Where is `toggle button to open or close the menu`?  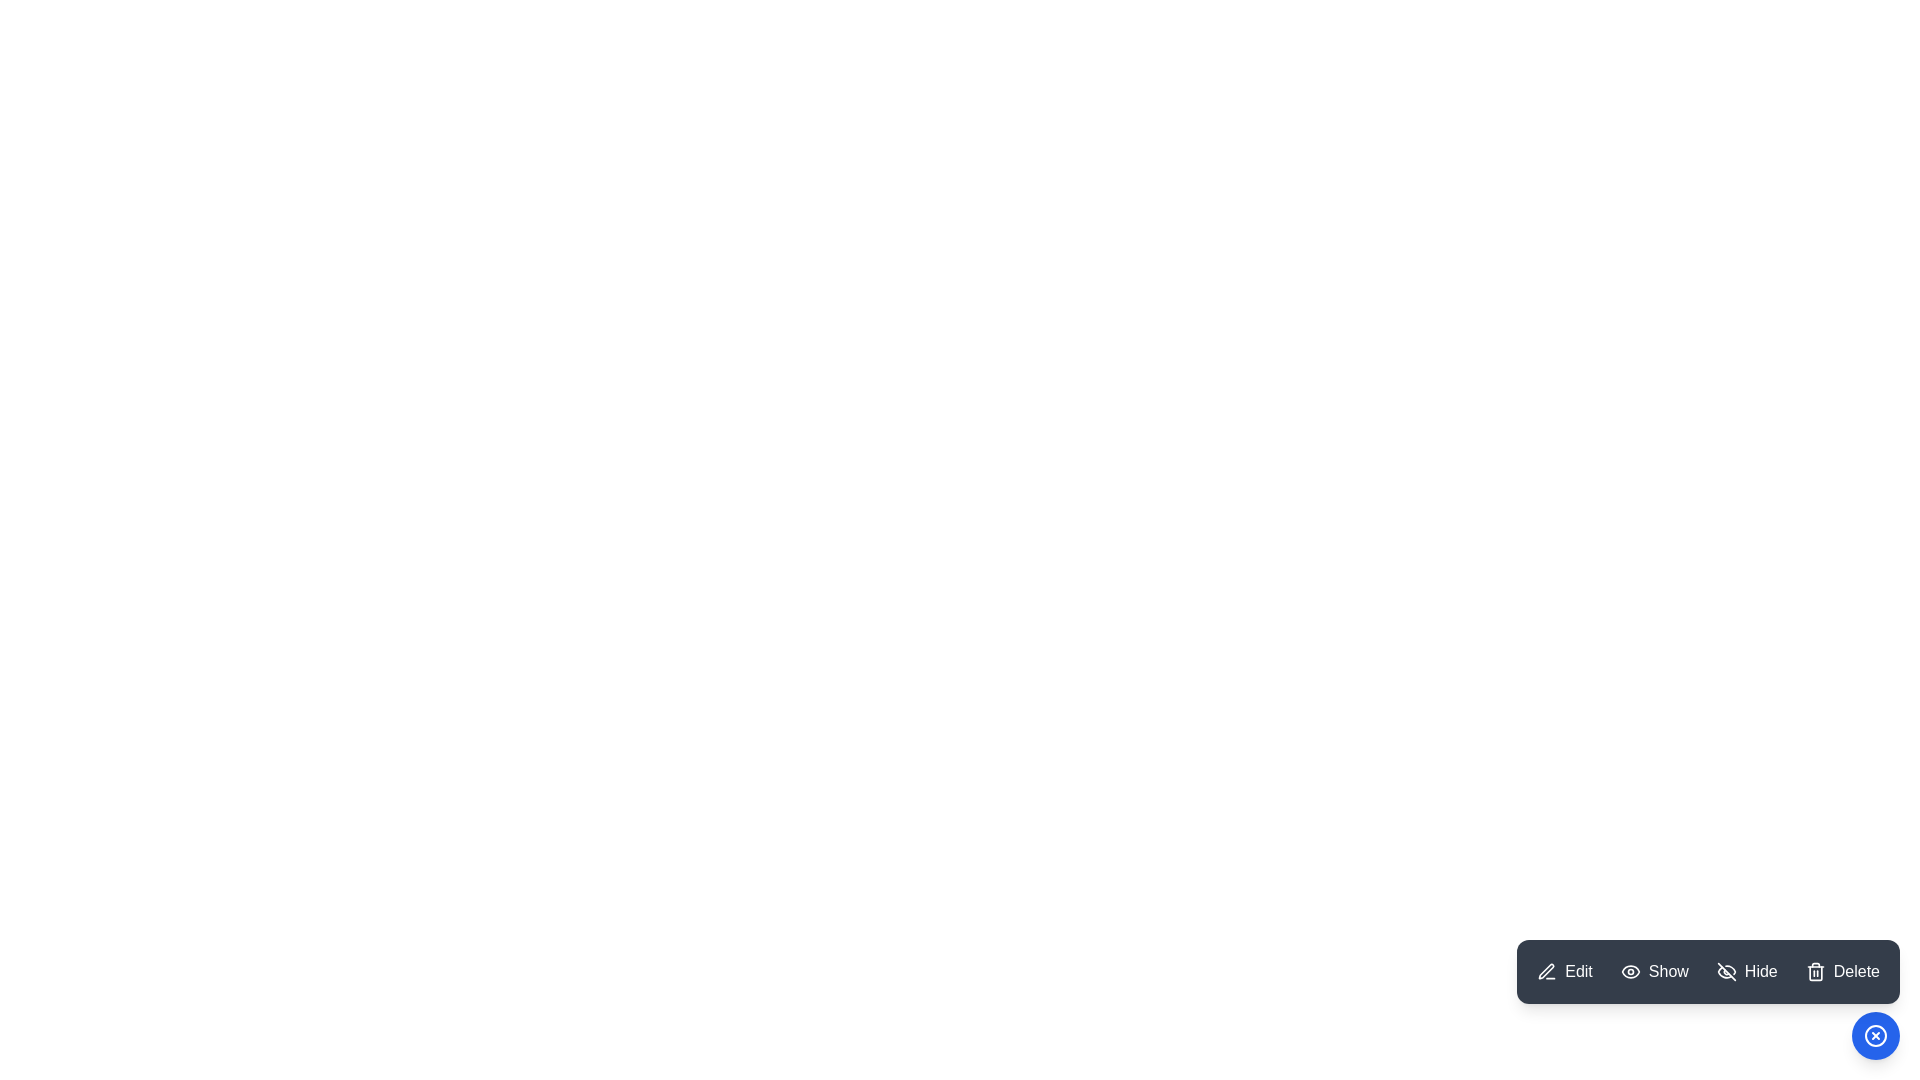 toggle button to open or close the menu is located at coordinates (1875, 1035).